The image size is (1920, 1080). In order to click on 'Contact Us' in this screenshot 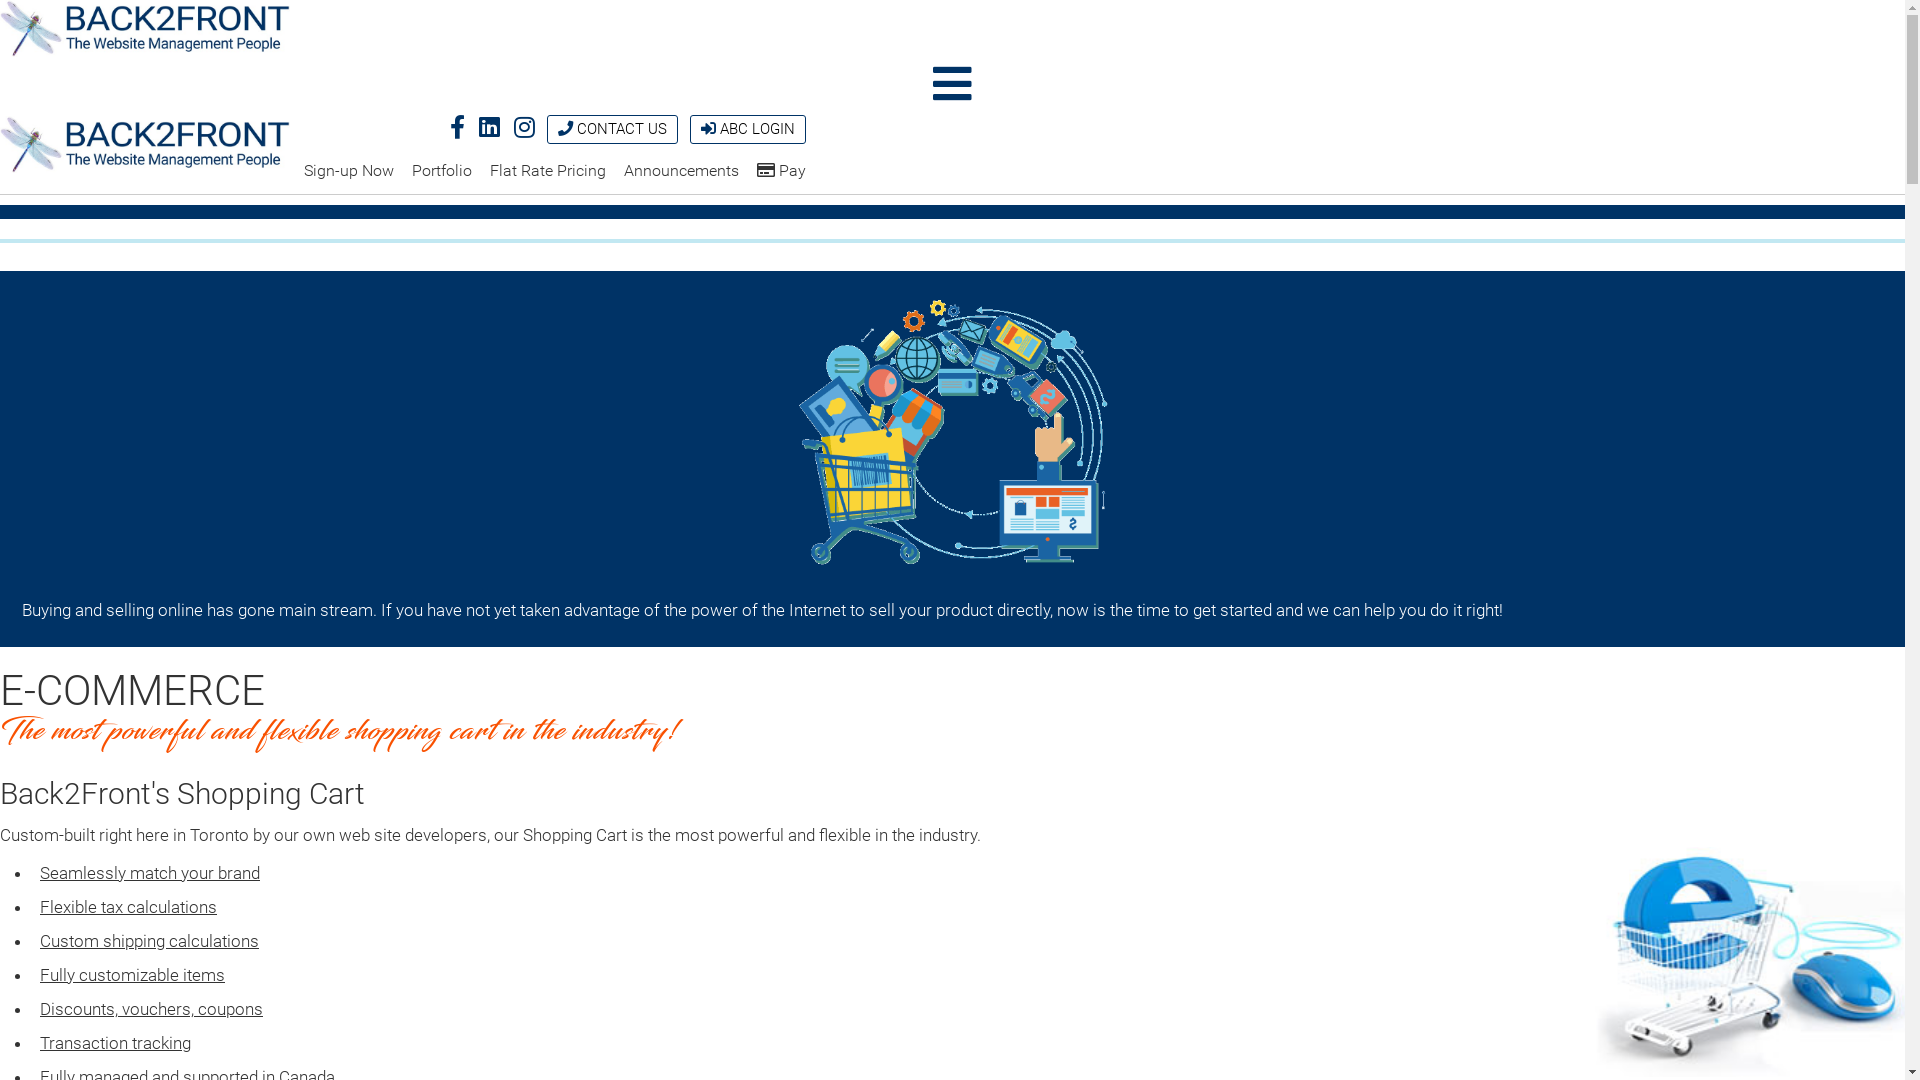, I will do `click(564, 128)`.